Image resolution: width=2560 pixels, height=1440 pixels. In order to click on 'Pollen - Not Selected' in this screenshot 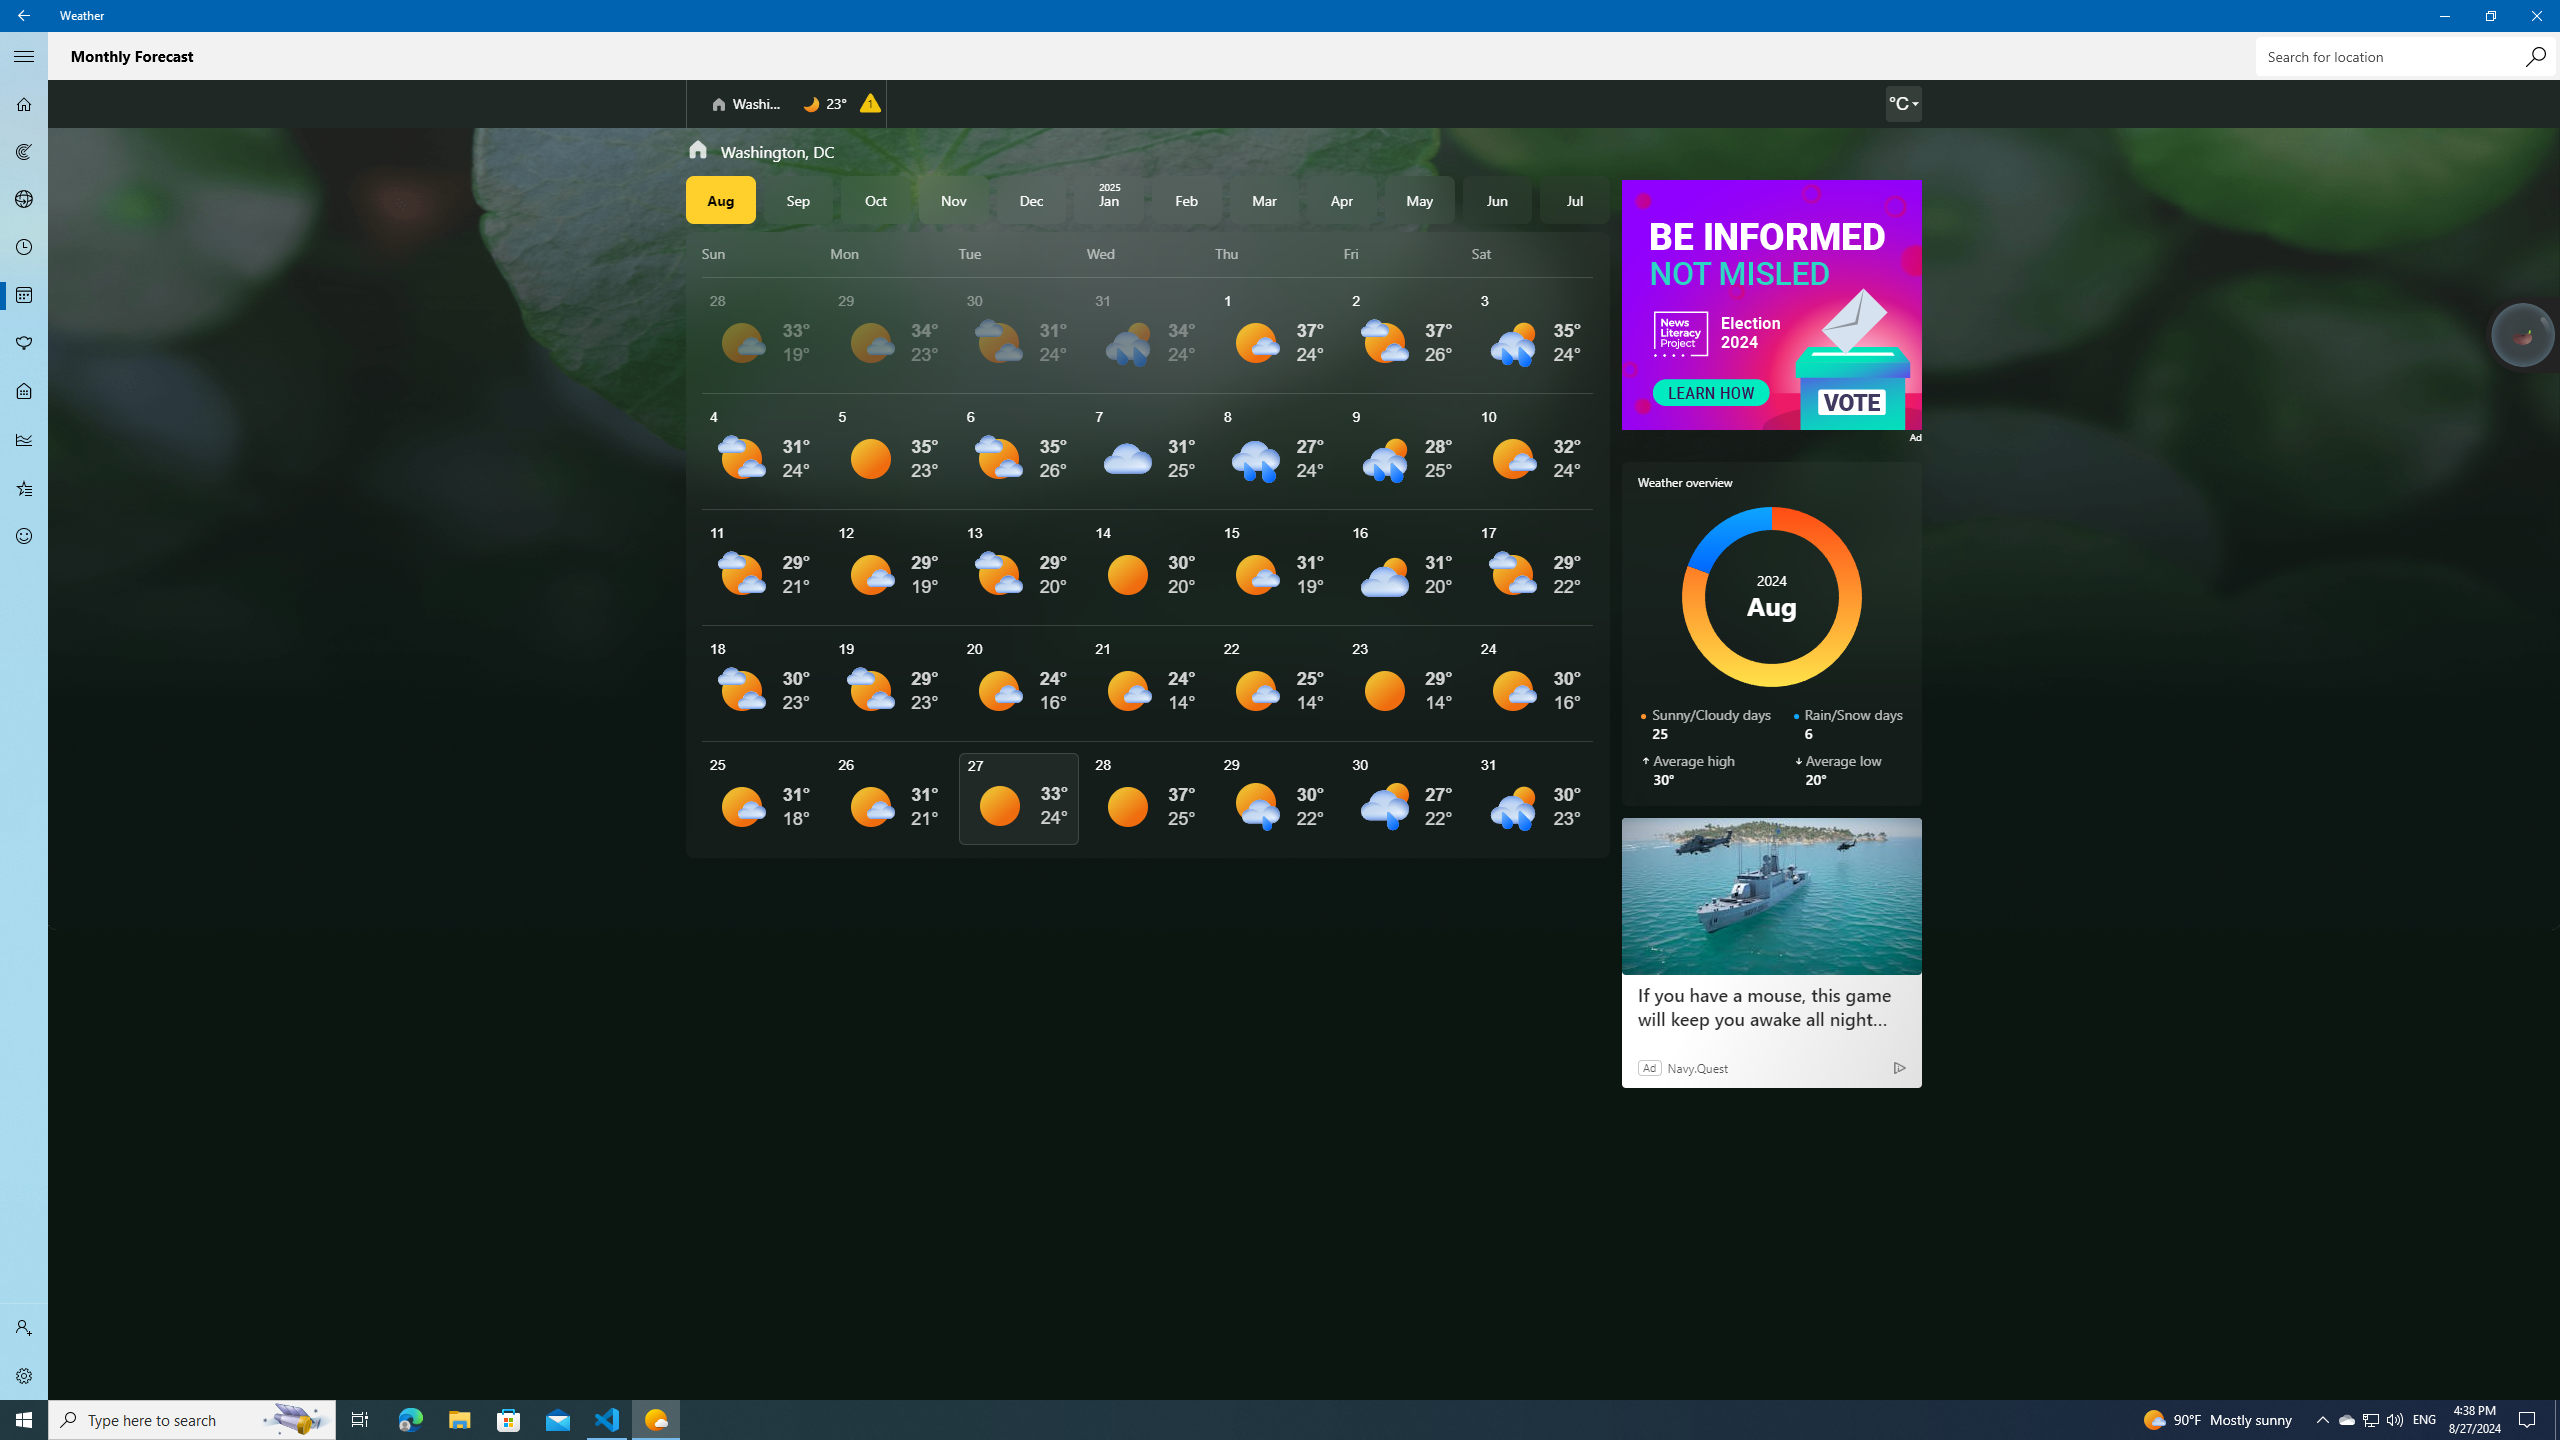, I will do `click(24, 344)`.